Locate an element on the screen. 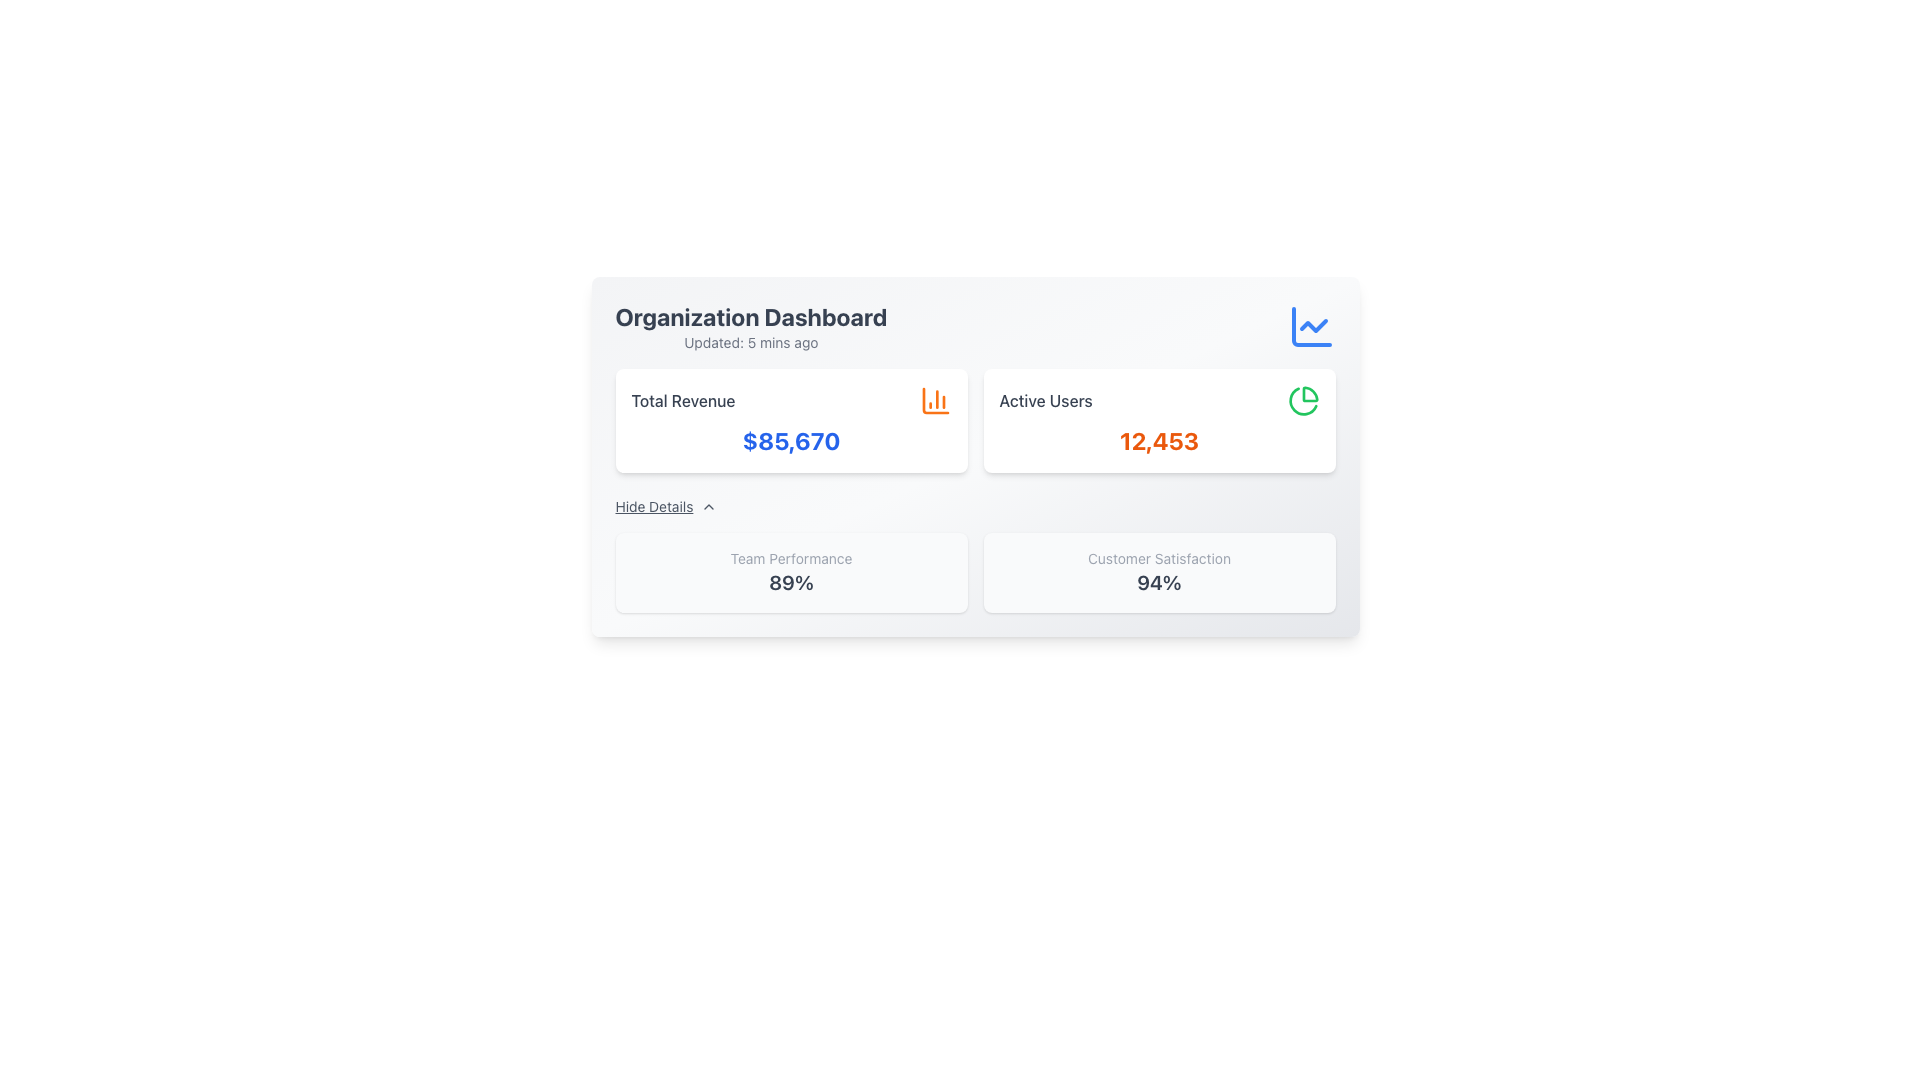 The image size is (1920, 1080). information presented on the Informational card displaying 'Team Performance' and '89%' in the lower left section of the interface is located at coordinates (790, 573).